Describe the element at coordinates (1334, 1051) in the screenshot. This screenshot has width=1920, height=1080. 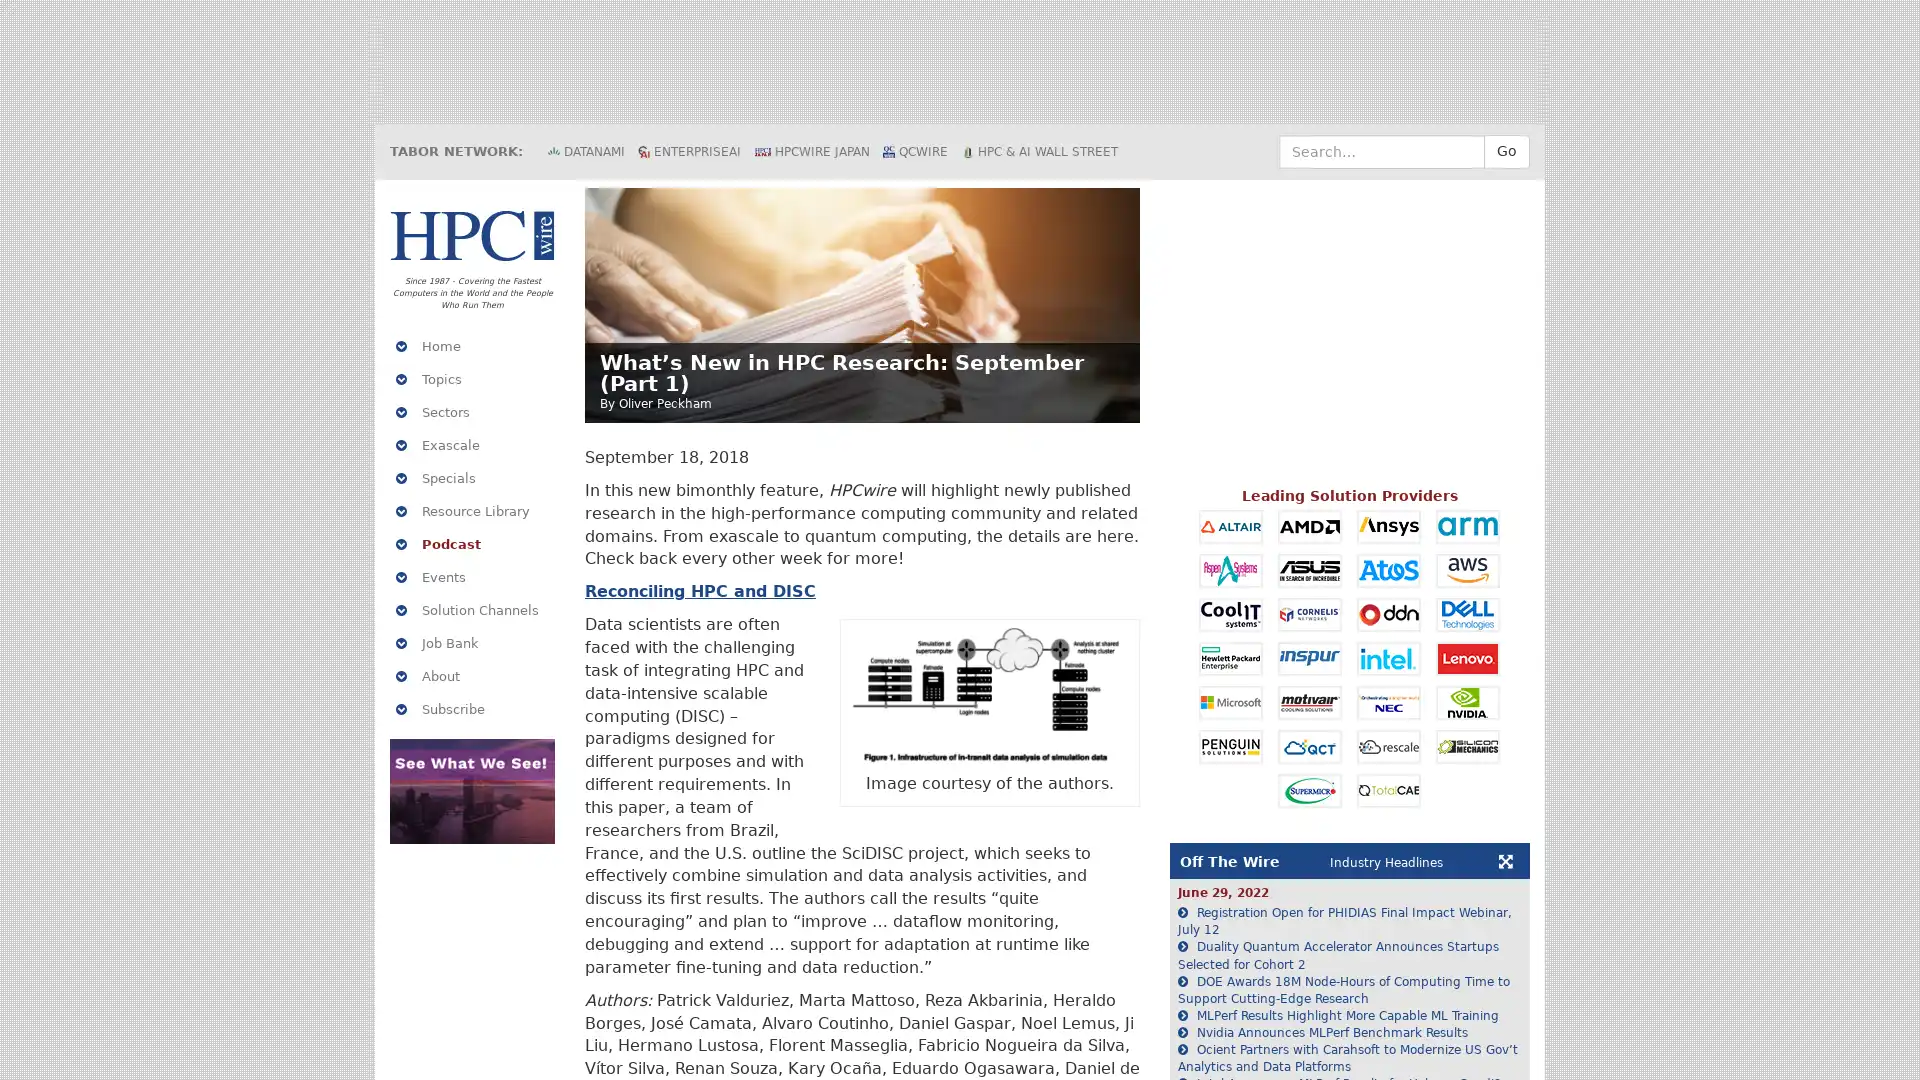
I see `Accept` at that location.